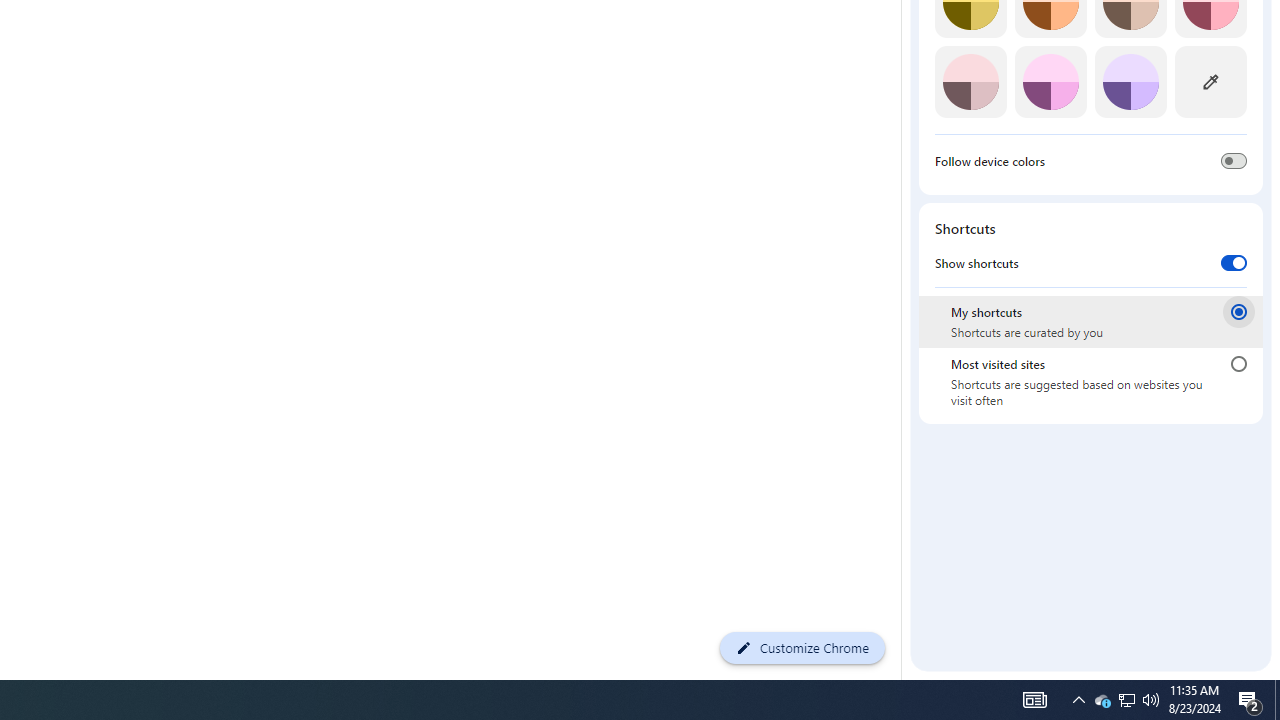 The width and height of the screenshot is (1280, 720). I want to click on 'Side Panel Resize Handle', so click(904, 23).